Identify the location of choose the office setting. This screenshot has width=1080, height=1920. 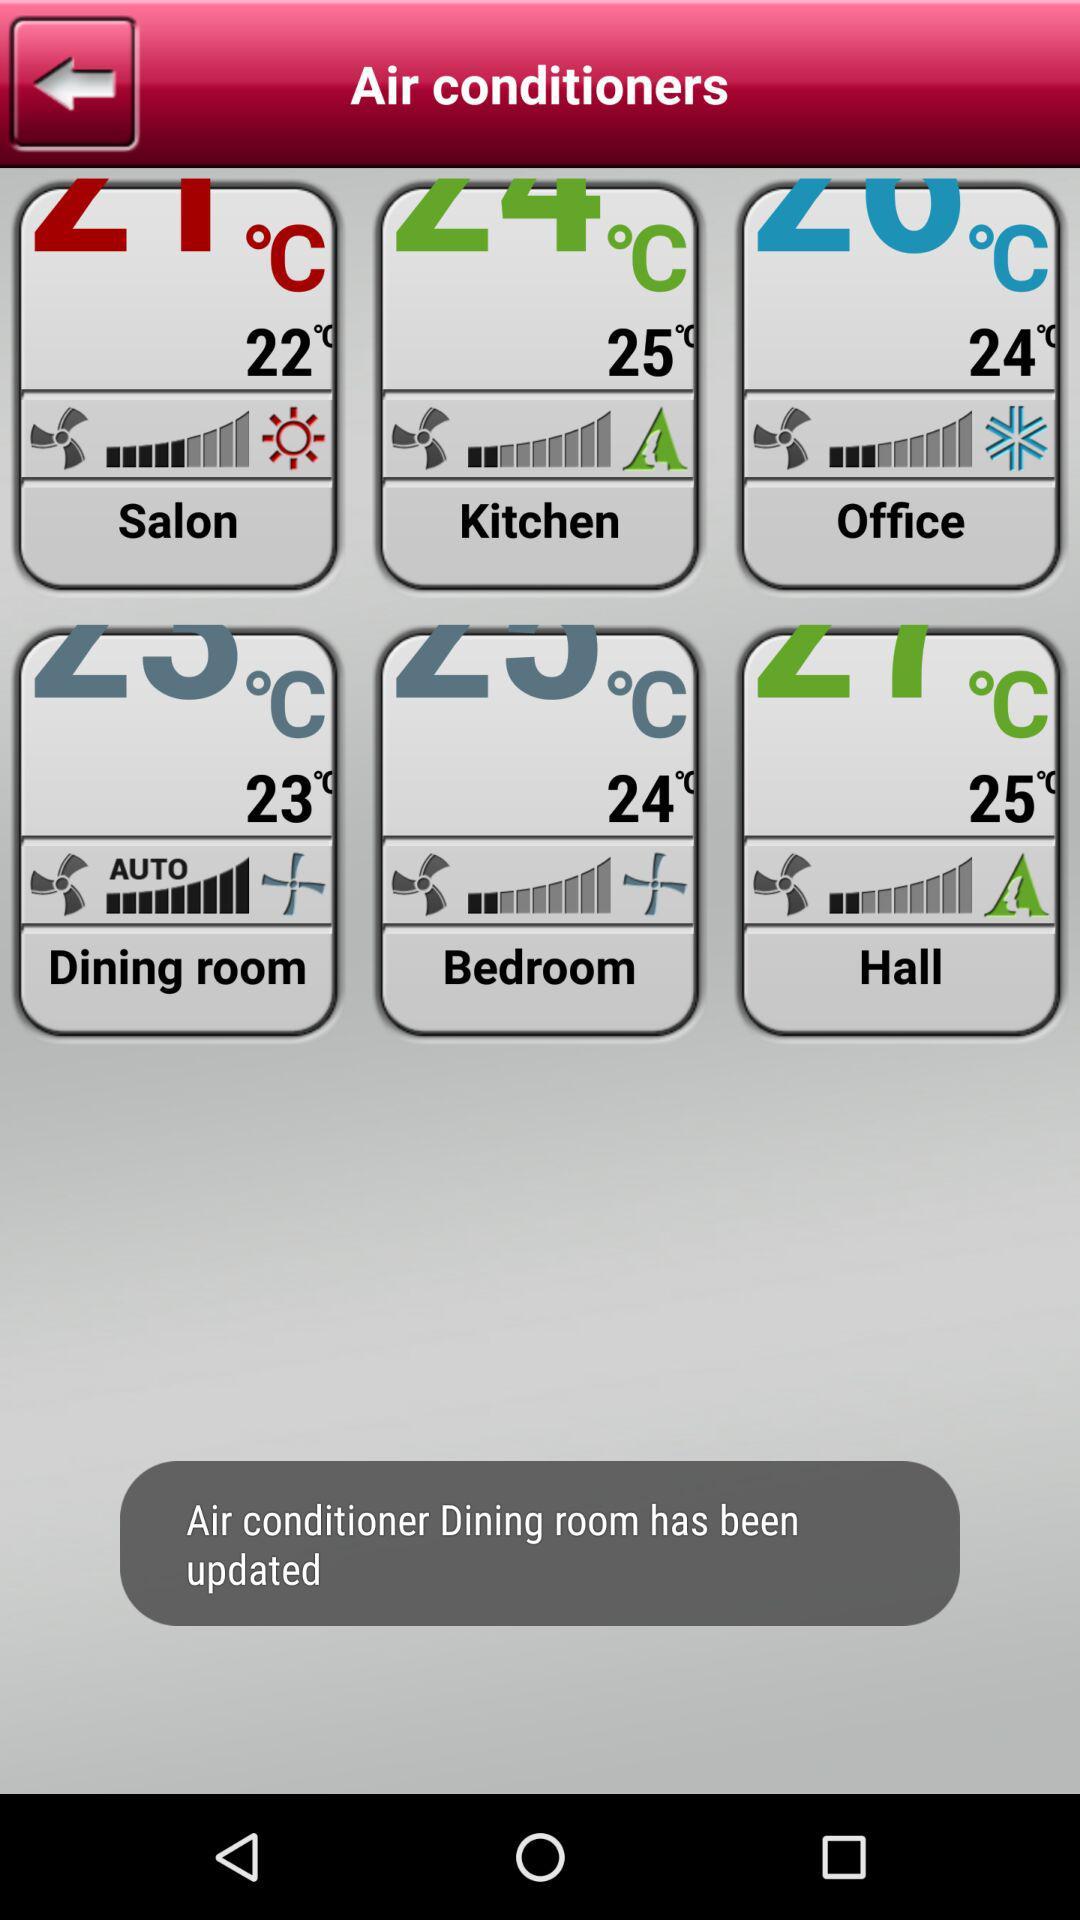
(901, 388).